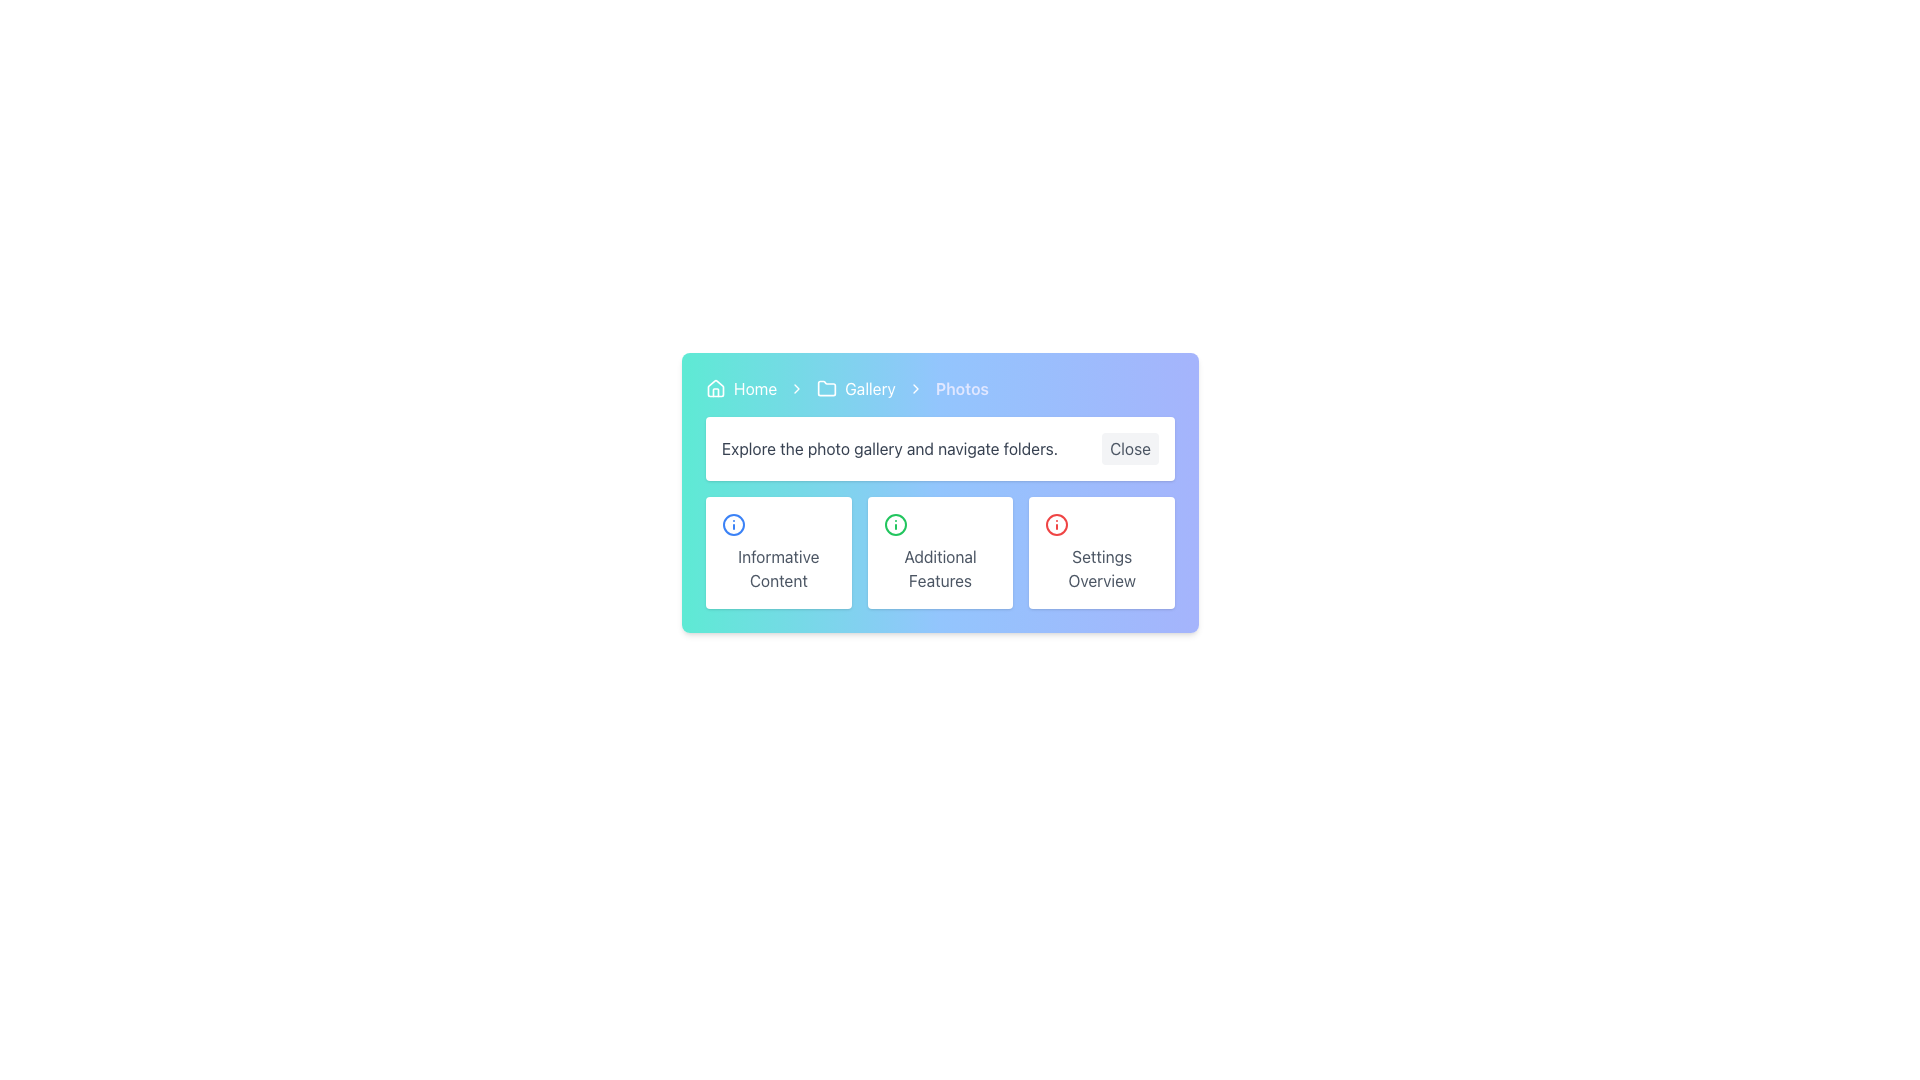  Describe the element at coordinates (939, 552) in the screenshot. I see `the 'Additional Features' Informational Card, which is the second column in a grid layout located between 'Informative Content' and 'Settings Overview'` at that location.